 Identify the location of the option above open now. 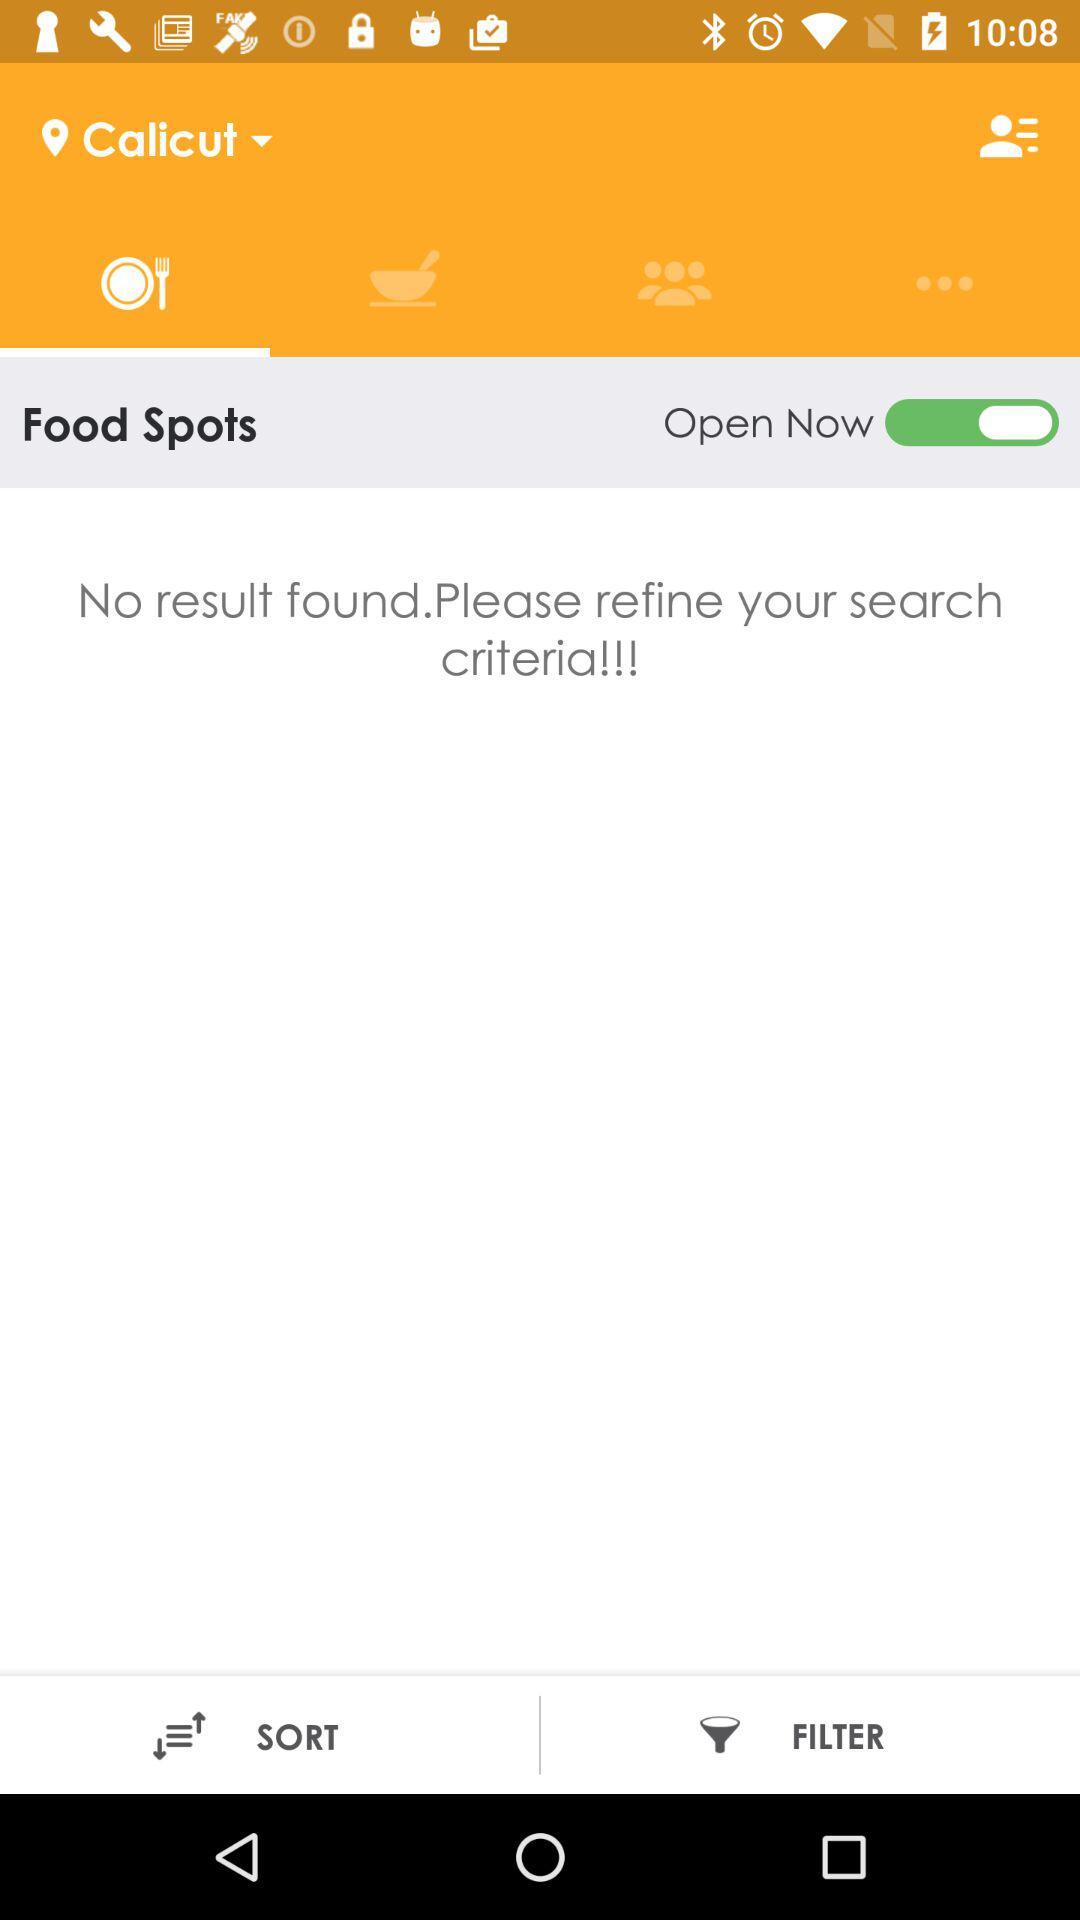
(674, 282).